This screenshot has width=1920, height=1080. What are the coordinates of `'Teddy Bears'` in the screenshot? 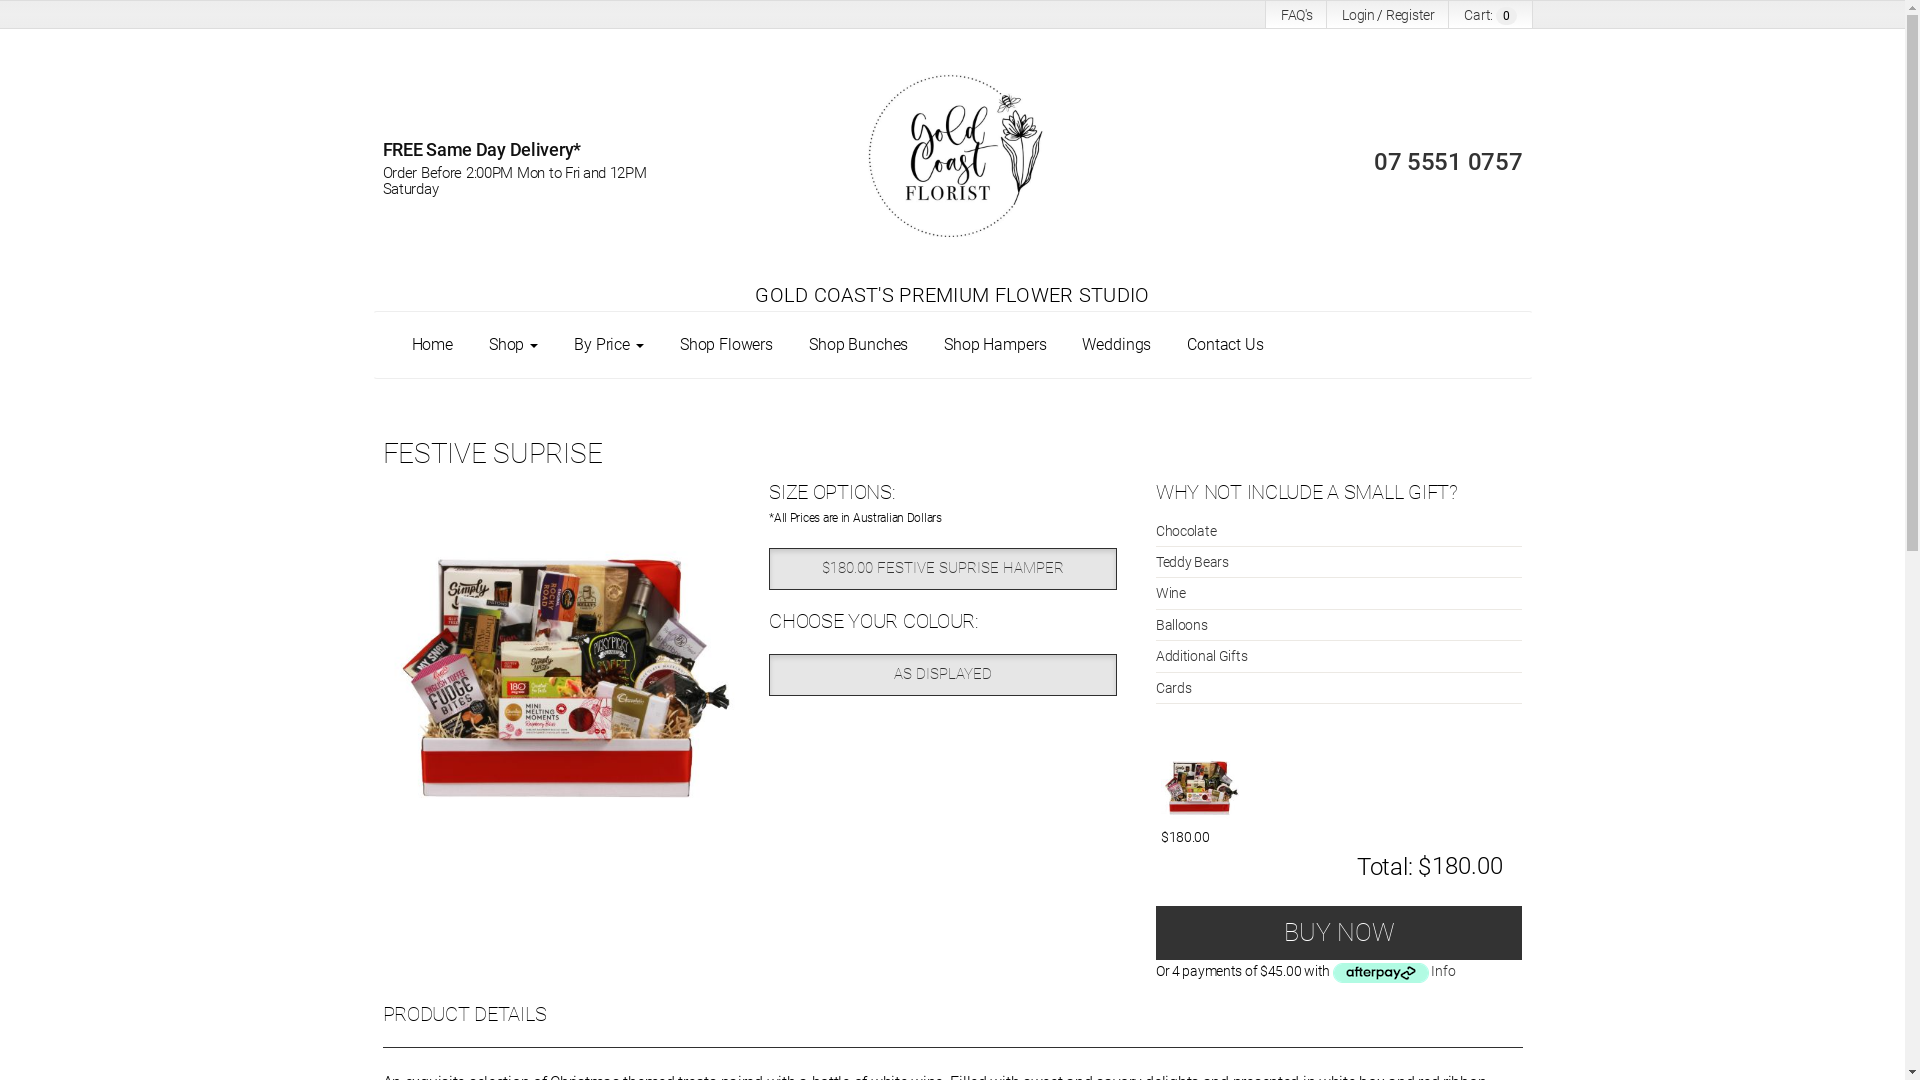 It's located at (1156, 562).